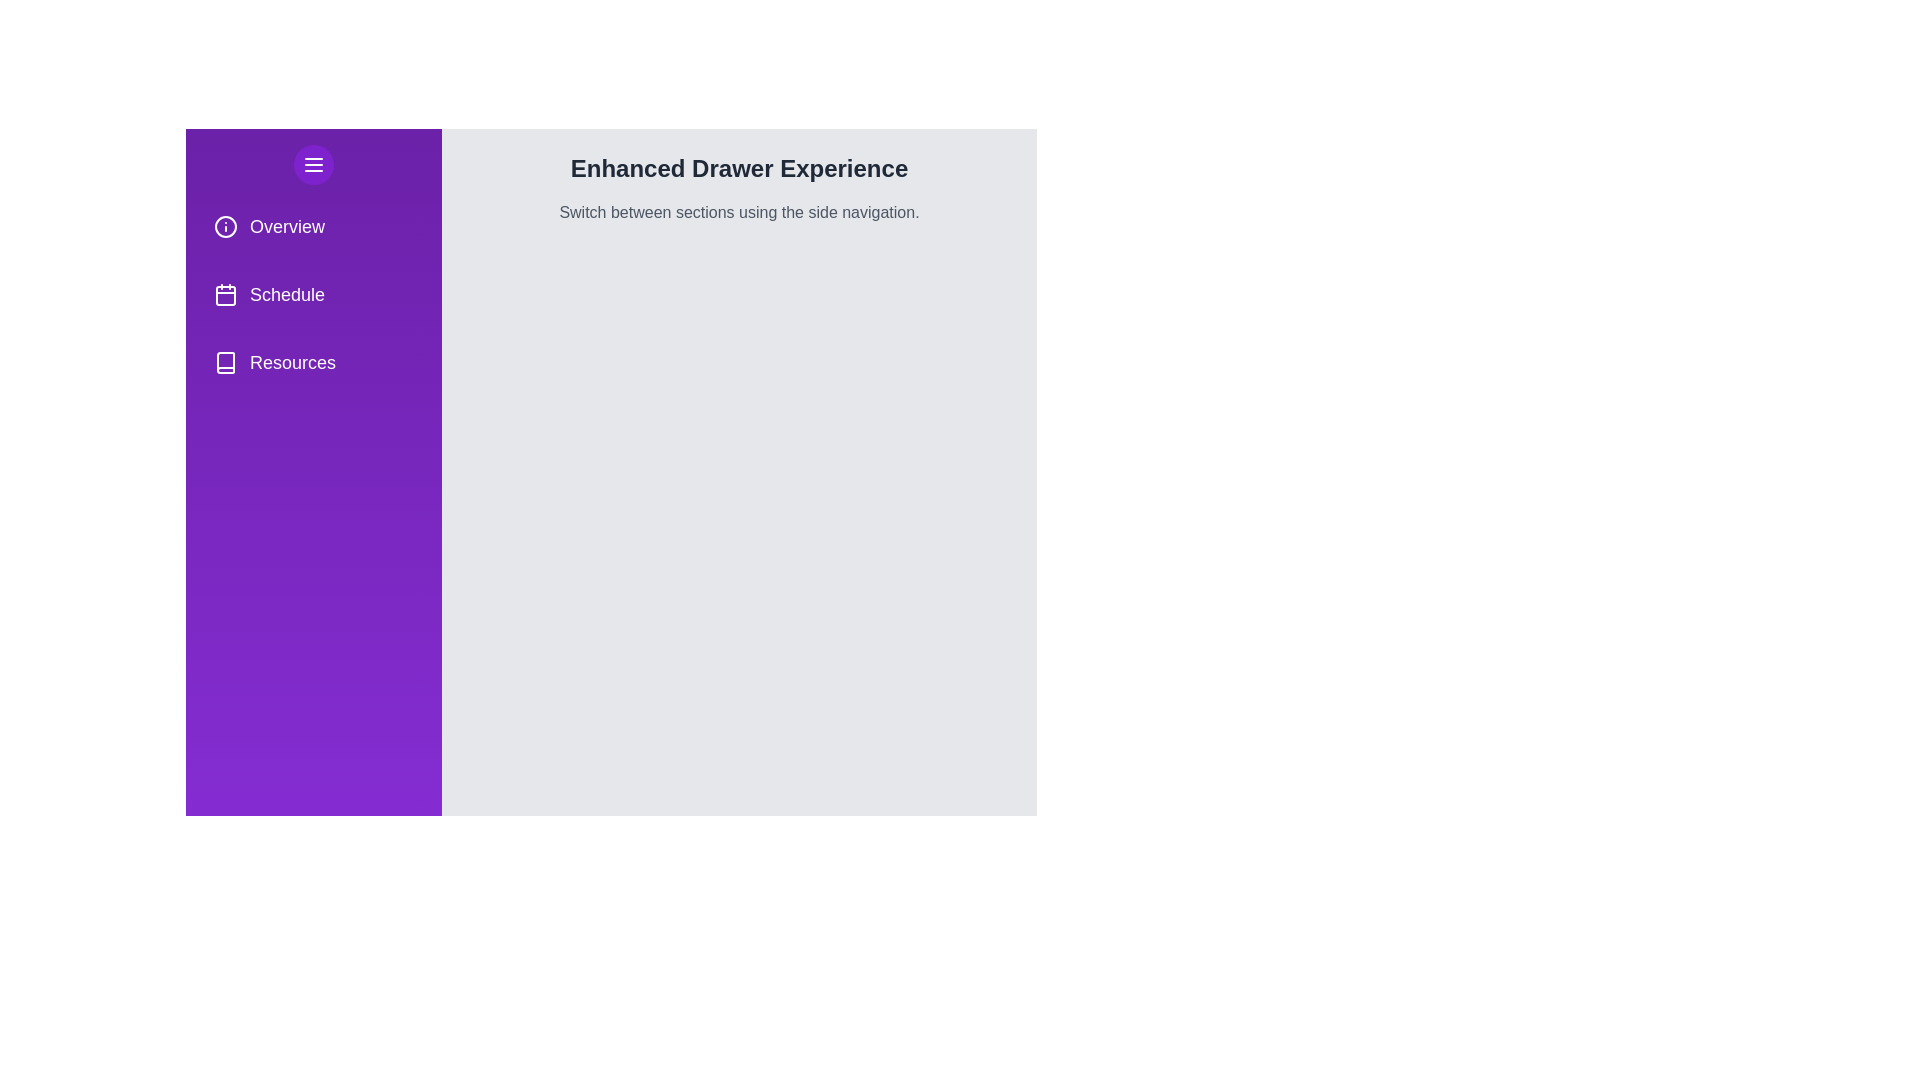 The width and height of the screenshot is (1920, 1080). I want to click on the menu item Overview to observe visual feedback, so click(312, 226).